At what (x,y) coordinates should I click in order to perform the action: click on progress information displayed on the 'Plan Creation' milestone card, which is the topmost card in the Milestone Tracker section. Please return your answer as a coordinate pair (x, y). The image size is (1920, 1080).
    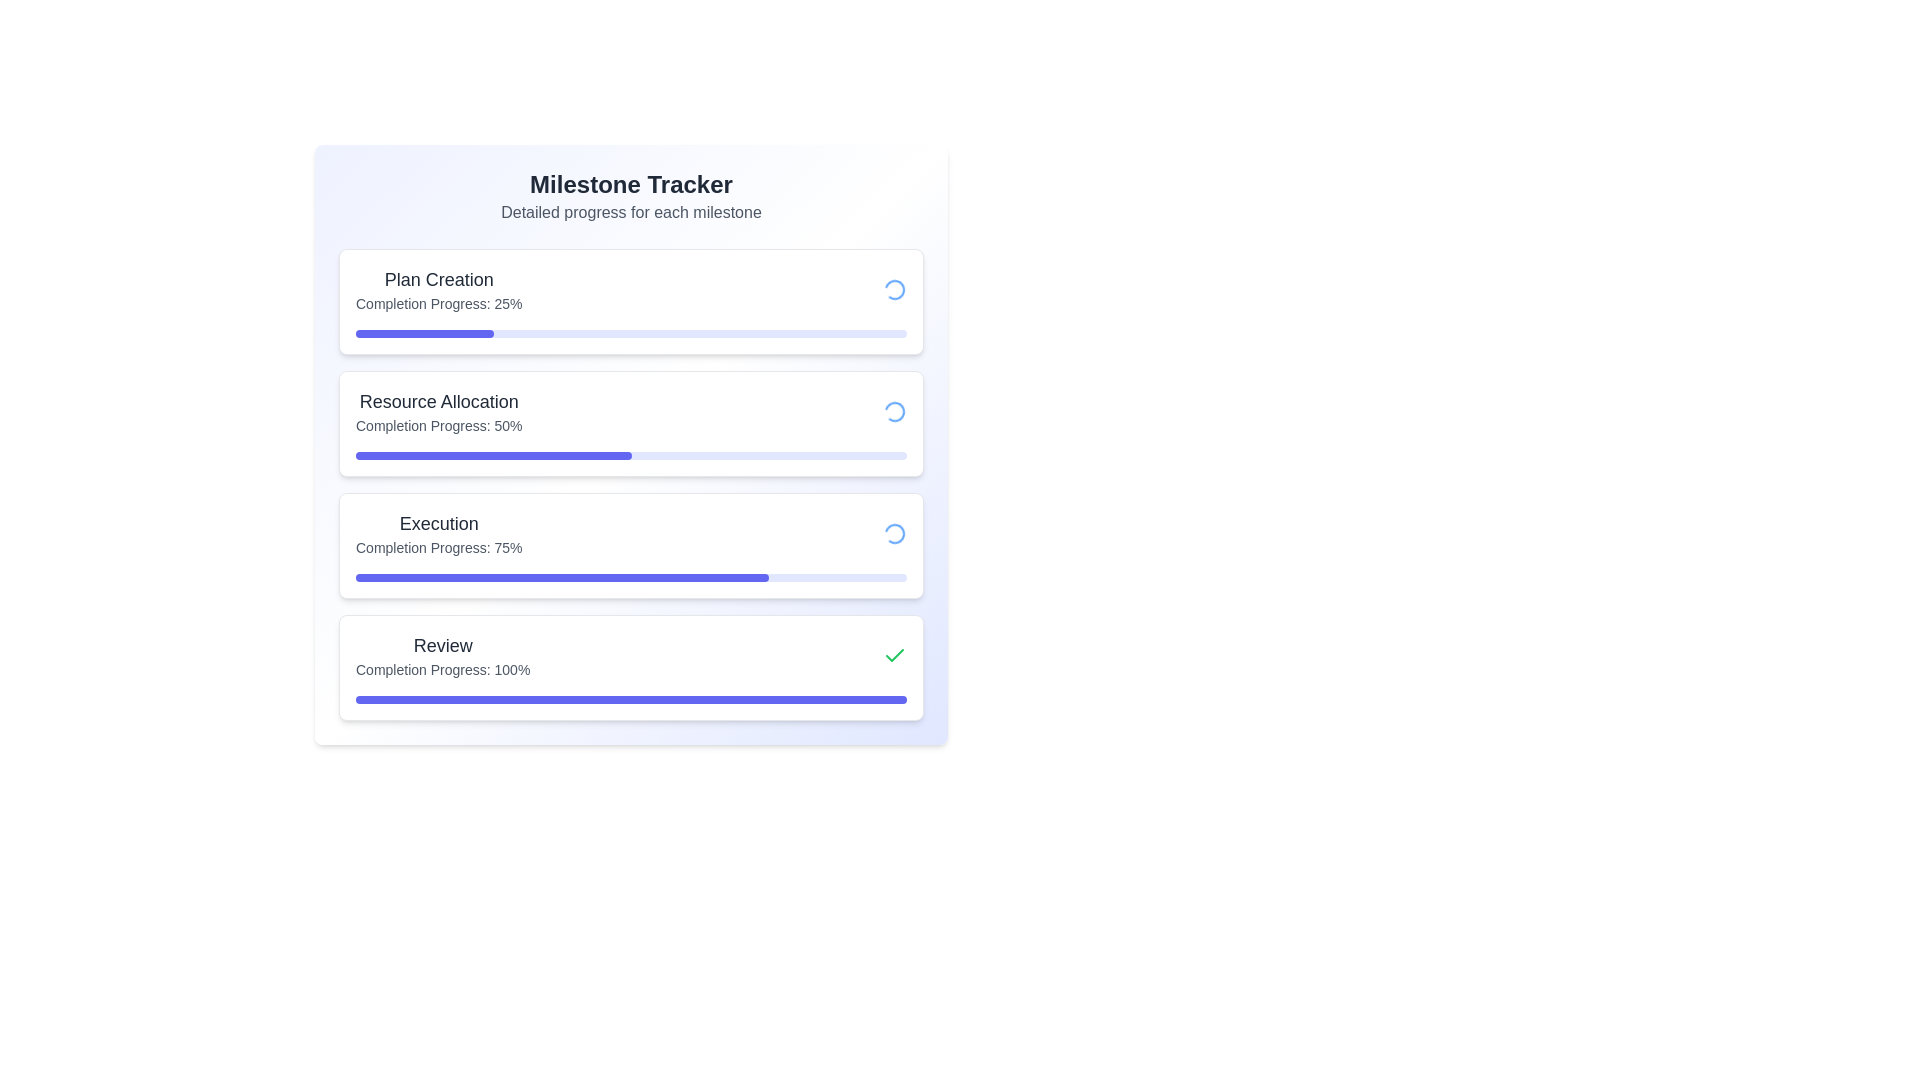
    Looking at the image, I should click on (630, 301).